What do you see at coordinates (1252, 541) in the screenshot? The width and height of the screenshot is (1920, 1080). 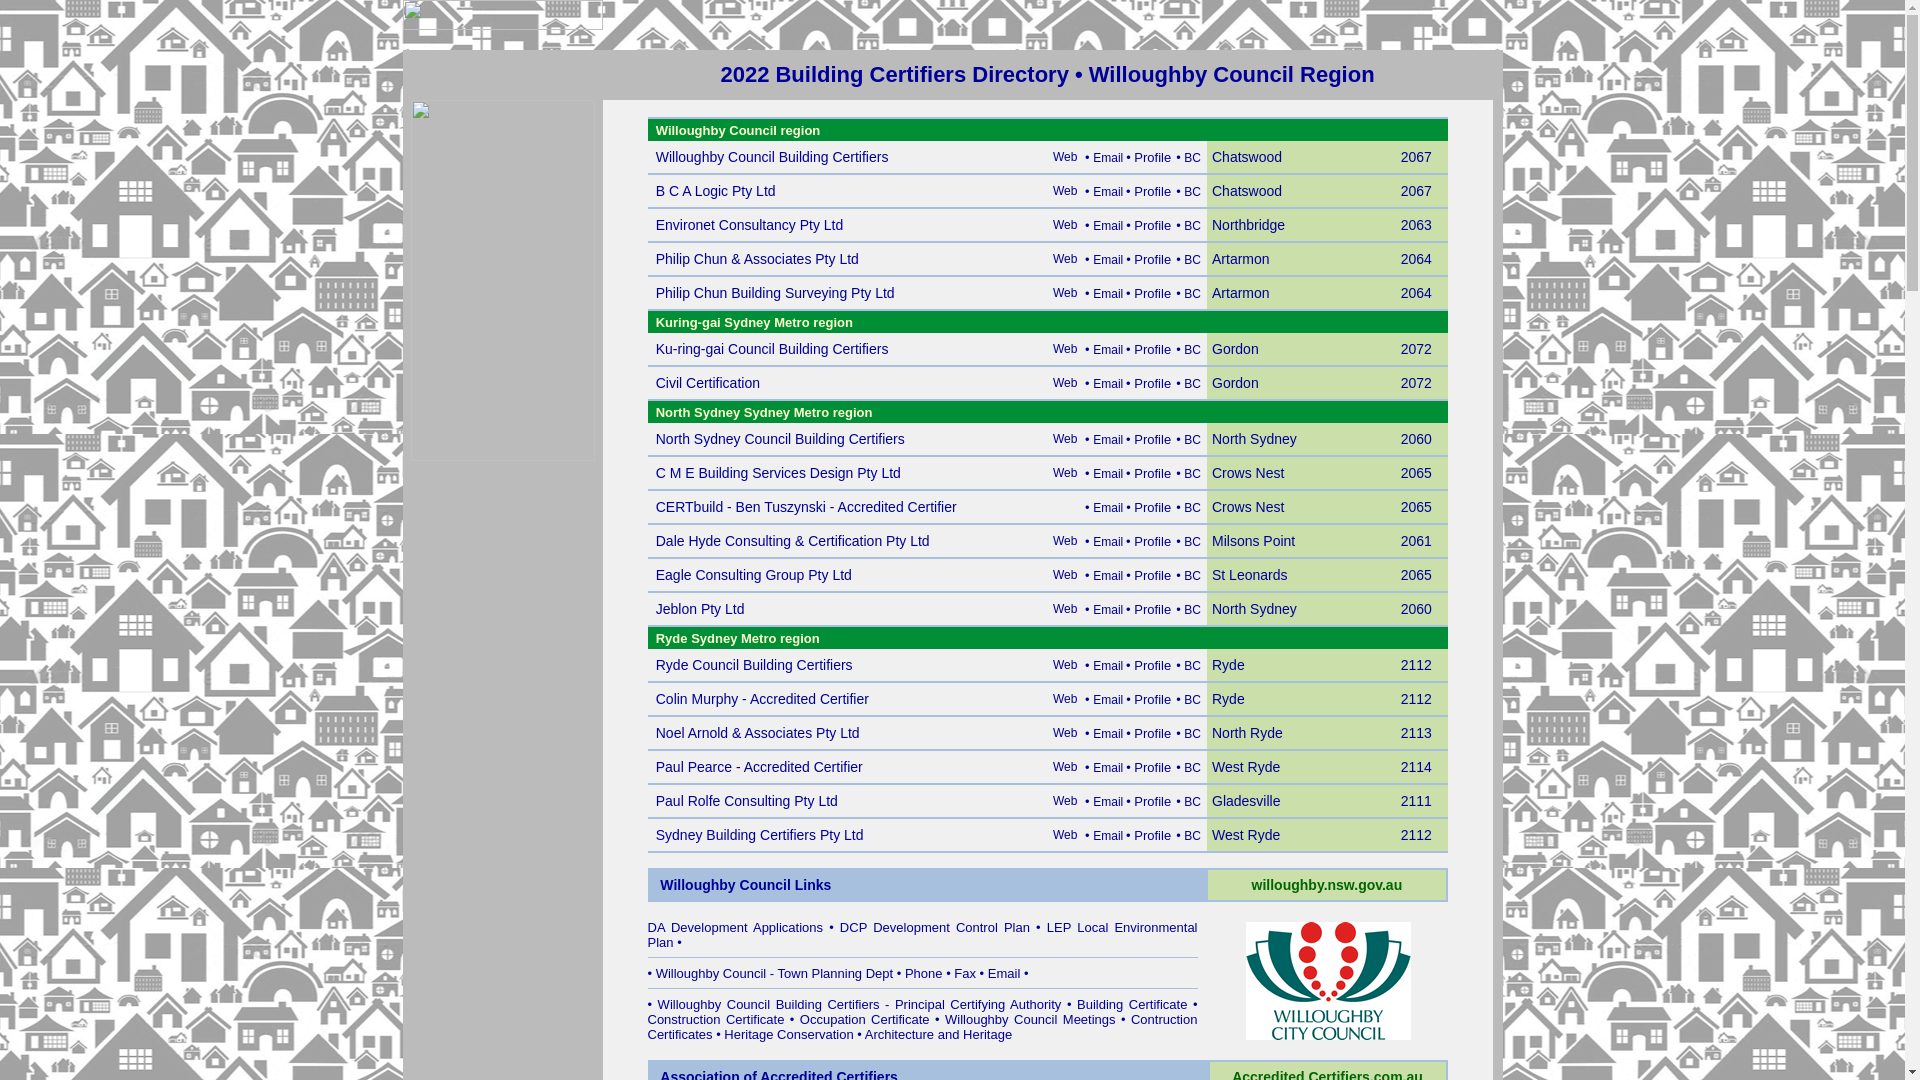 I see `'Milsons Point'` at bounding box center [1252, 541].